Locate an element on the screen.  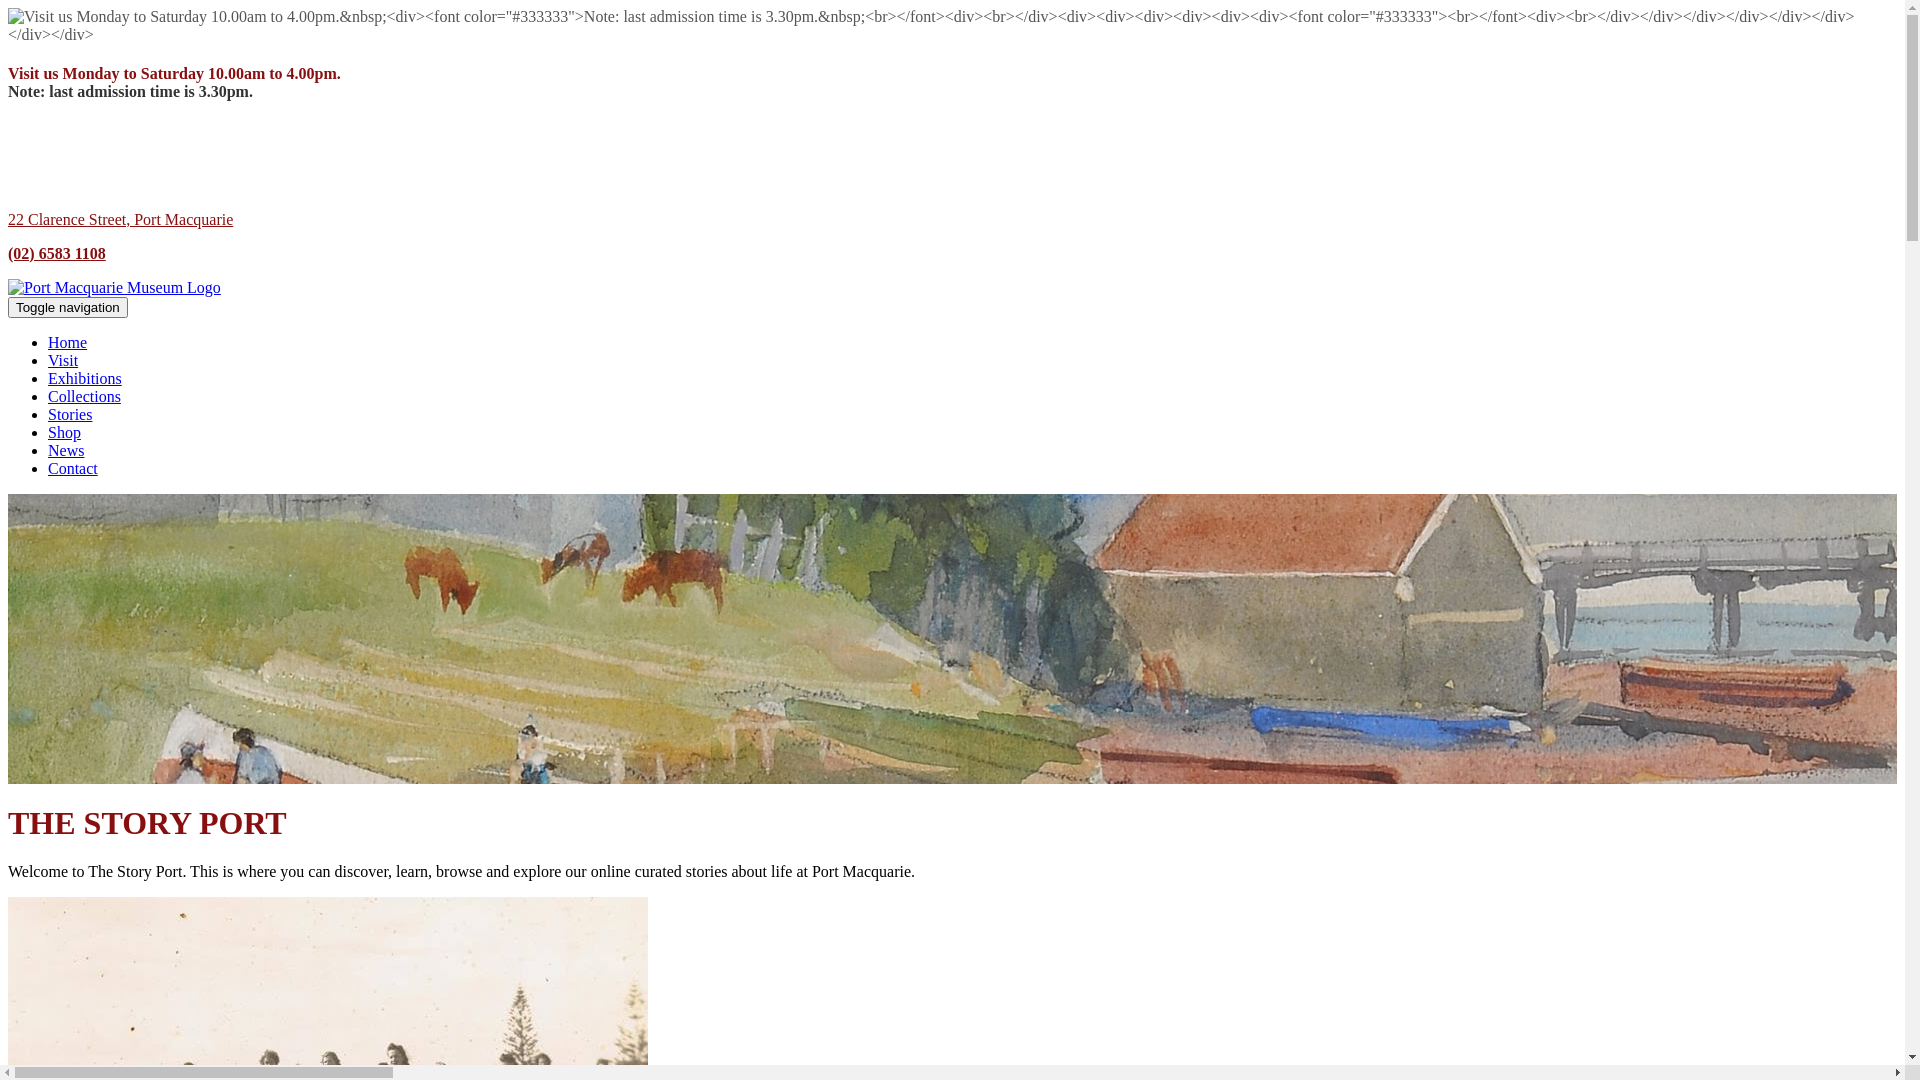
'22 Clarence Street, Port Macquarie' is located at coordinates (8, 219).